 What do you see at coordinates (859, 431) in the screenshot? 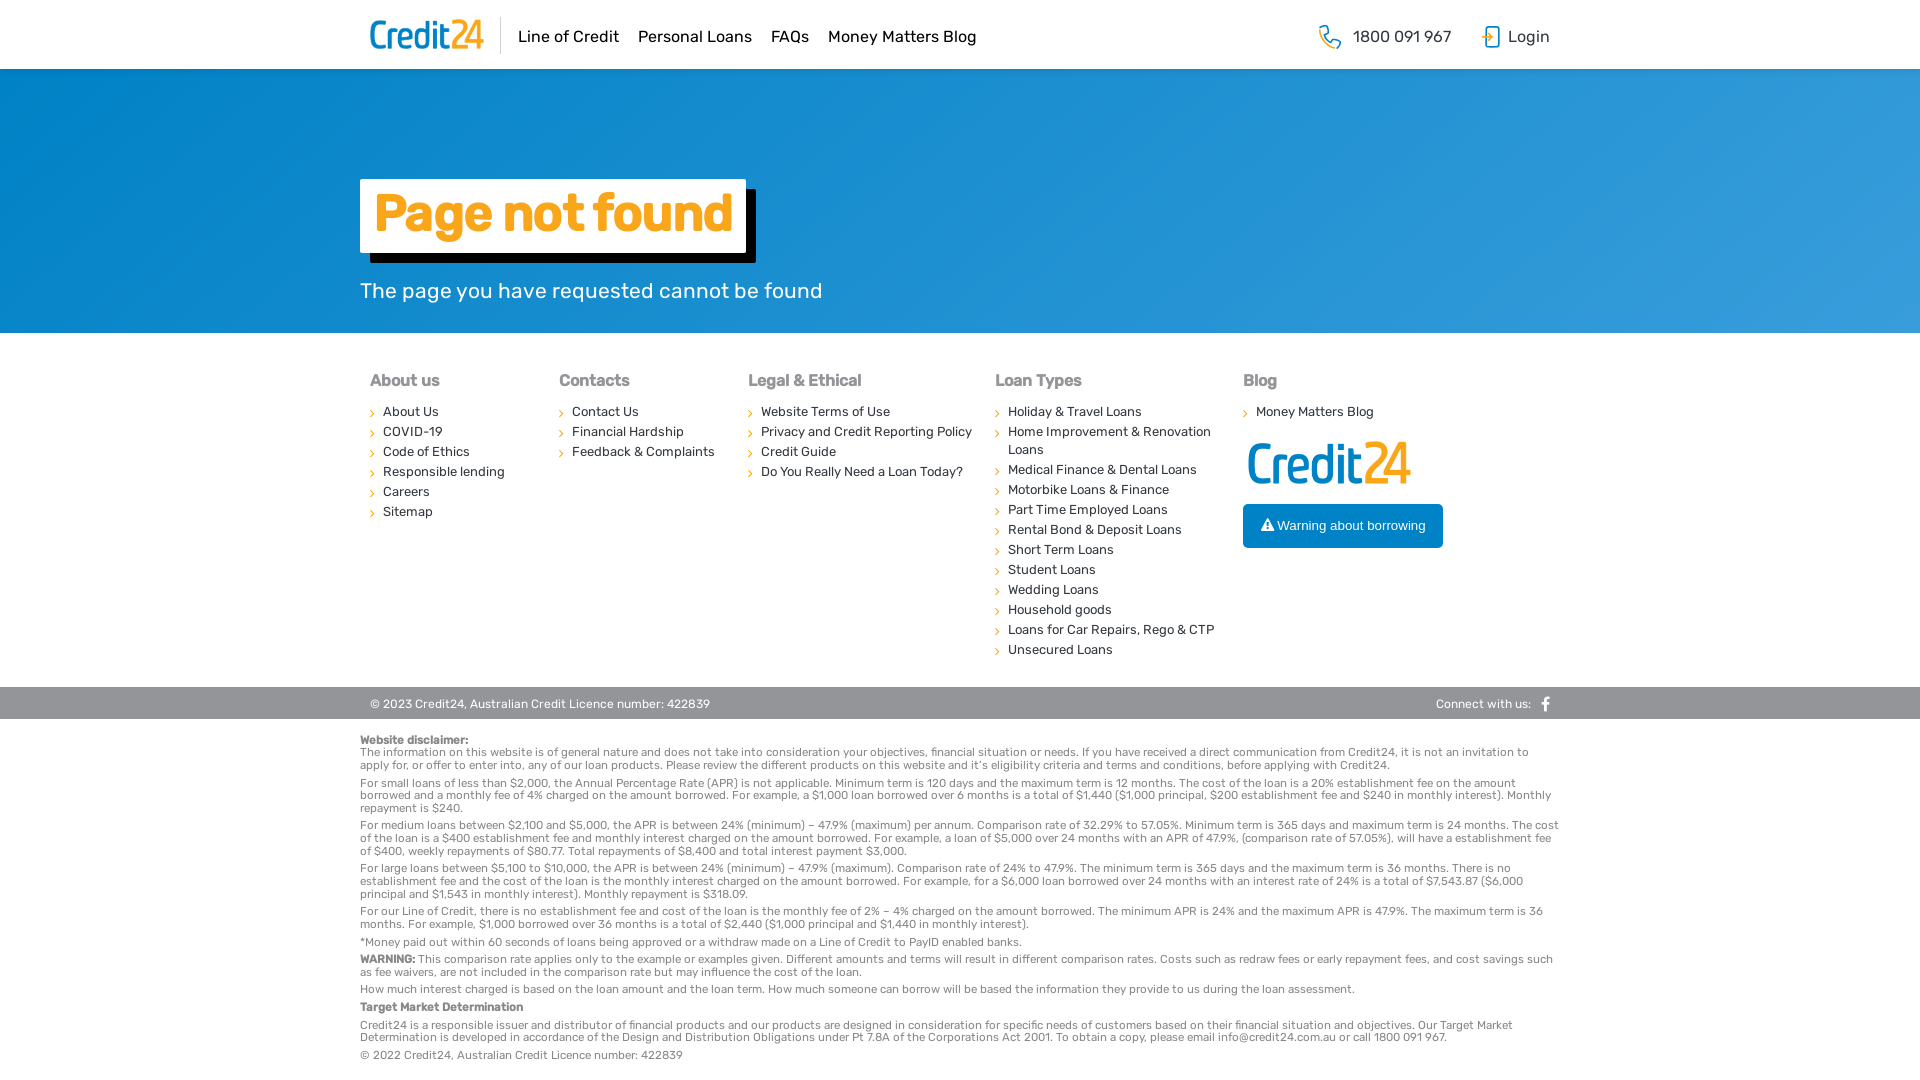
I see `'Privacy and Credit Reporting Policy'` at bounding box center [859, 431].